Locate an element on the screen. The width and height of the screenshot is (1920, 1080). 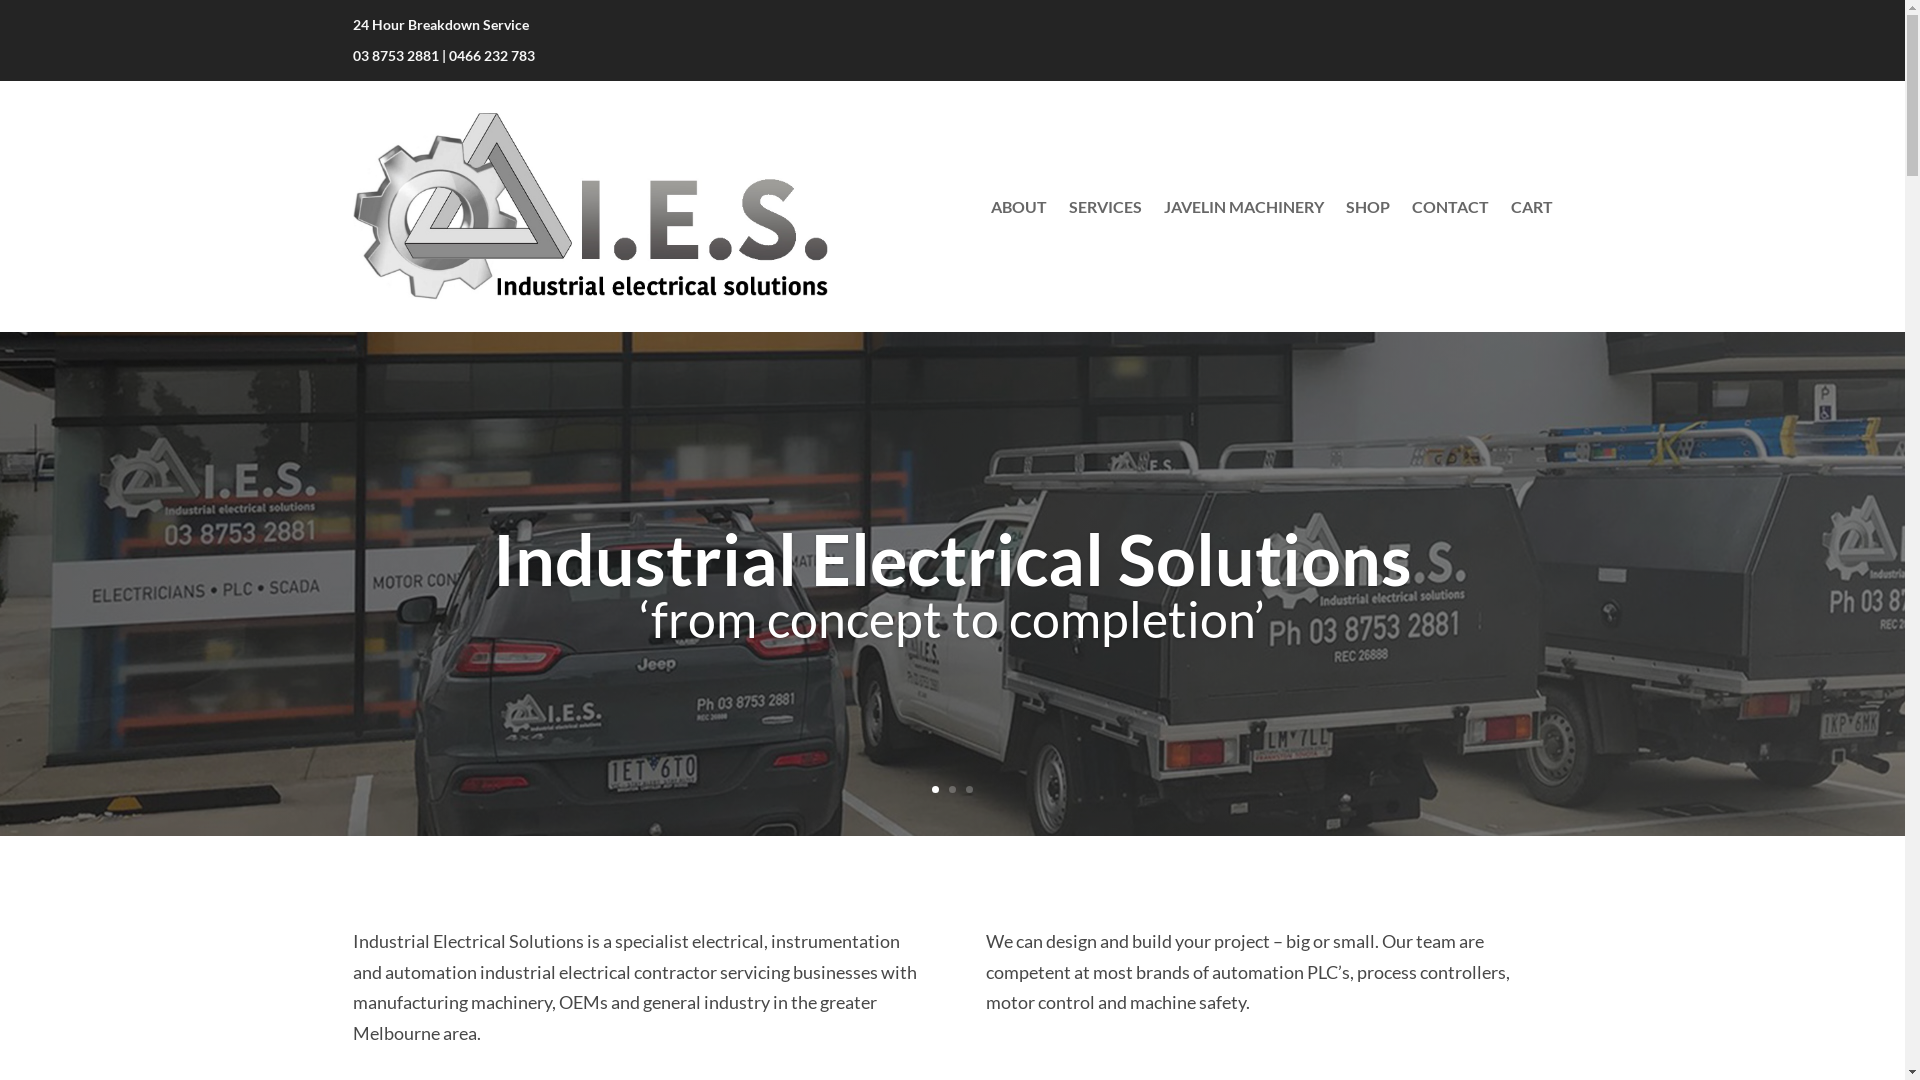
'CONTACT' is located at coordinates (1450, 206).